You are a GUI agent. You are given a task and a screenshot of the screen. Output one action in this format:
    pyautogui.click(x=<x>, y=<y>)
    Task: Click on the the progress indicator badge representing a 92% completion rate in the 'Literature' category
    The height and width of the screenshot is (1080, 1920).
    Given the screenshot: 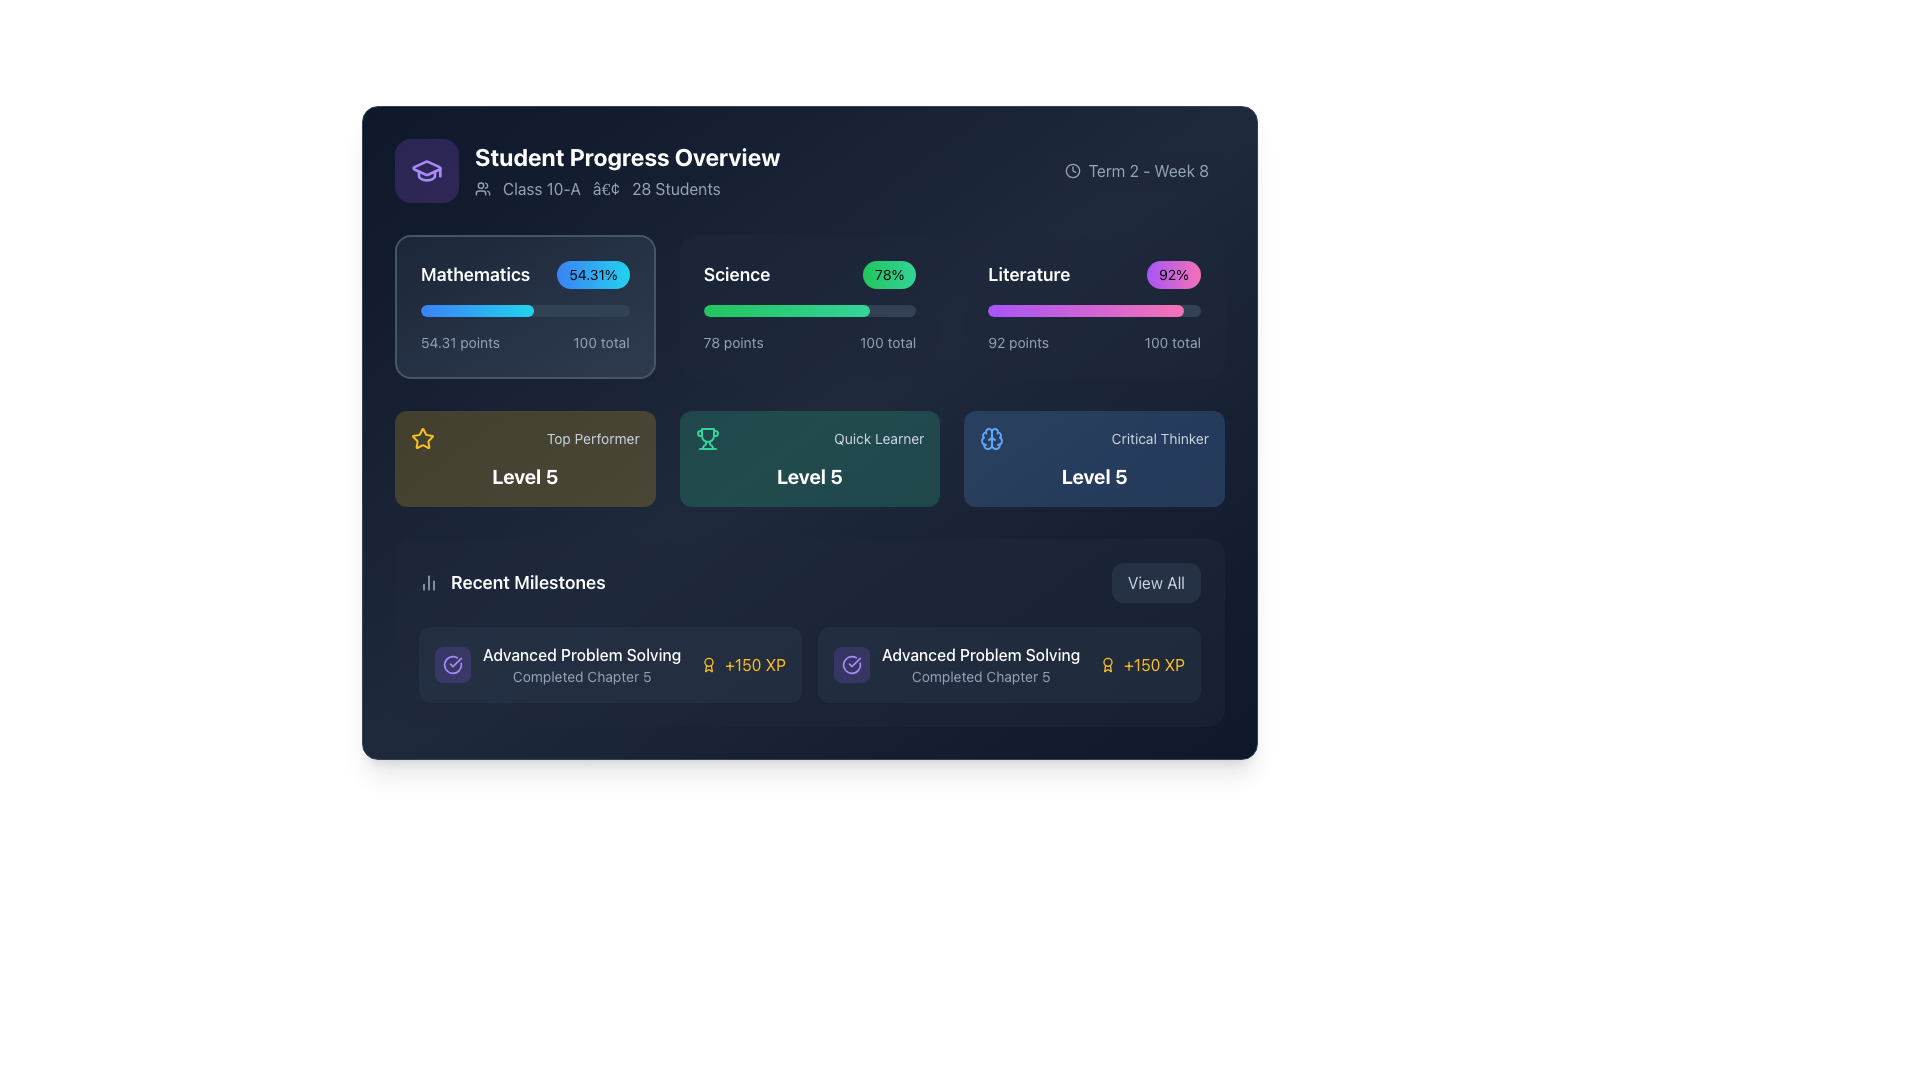 What is the action you would take?
    pyautogui.click(x=1174, y=274)
    